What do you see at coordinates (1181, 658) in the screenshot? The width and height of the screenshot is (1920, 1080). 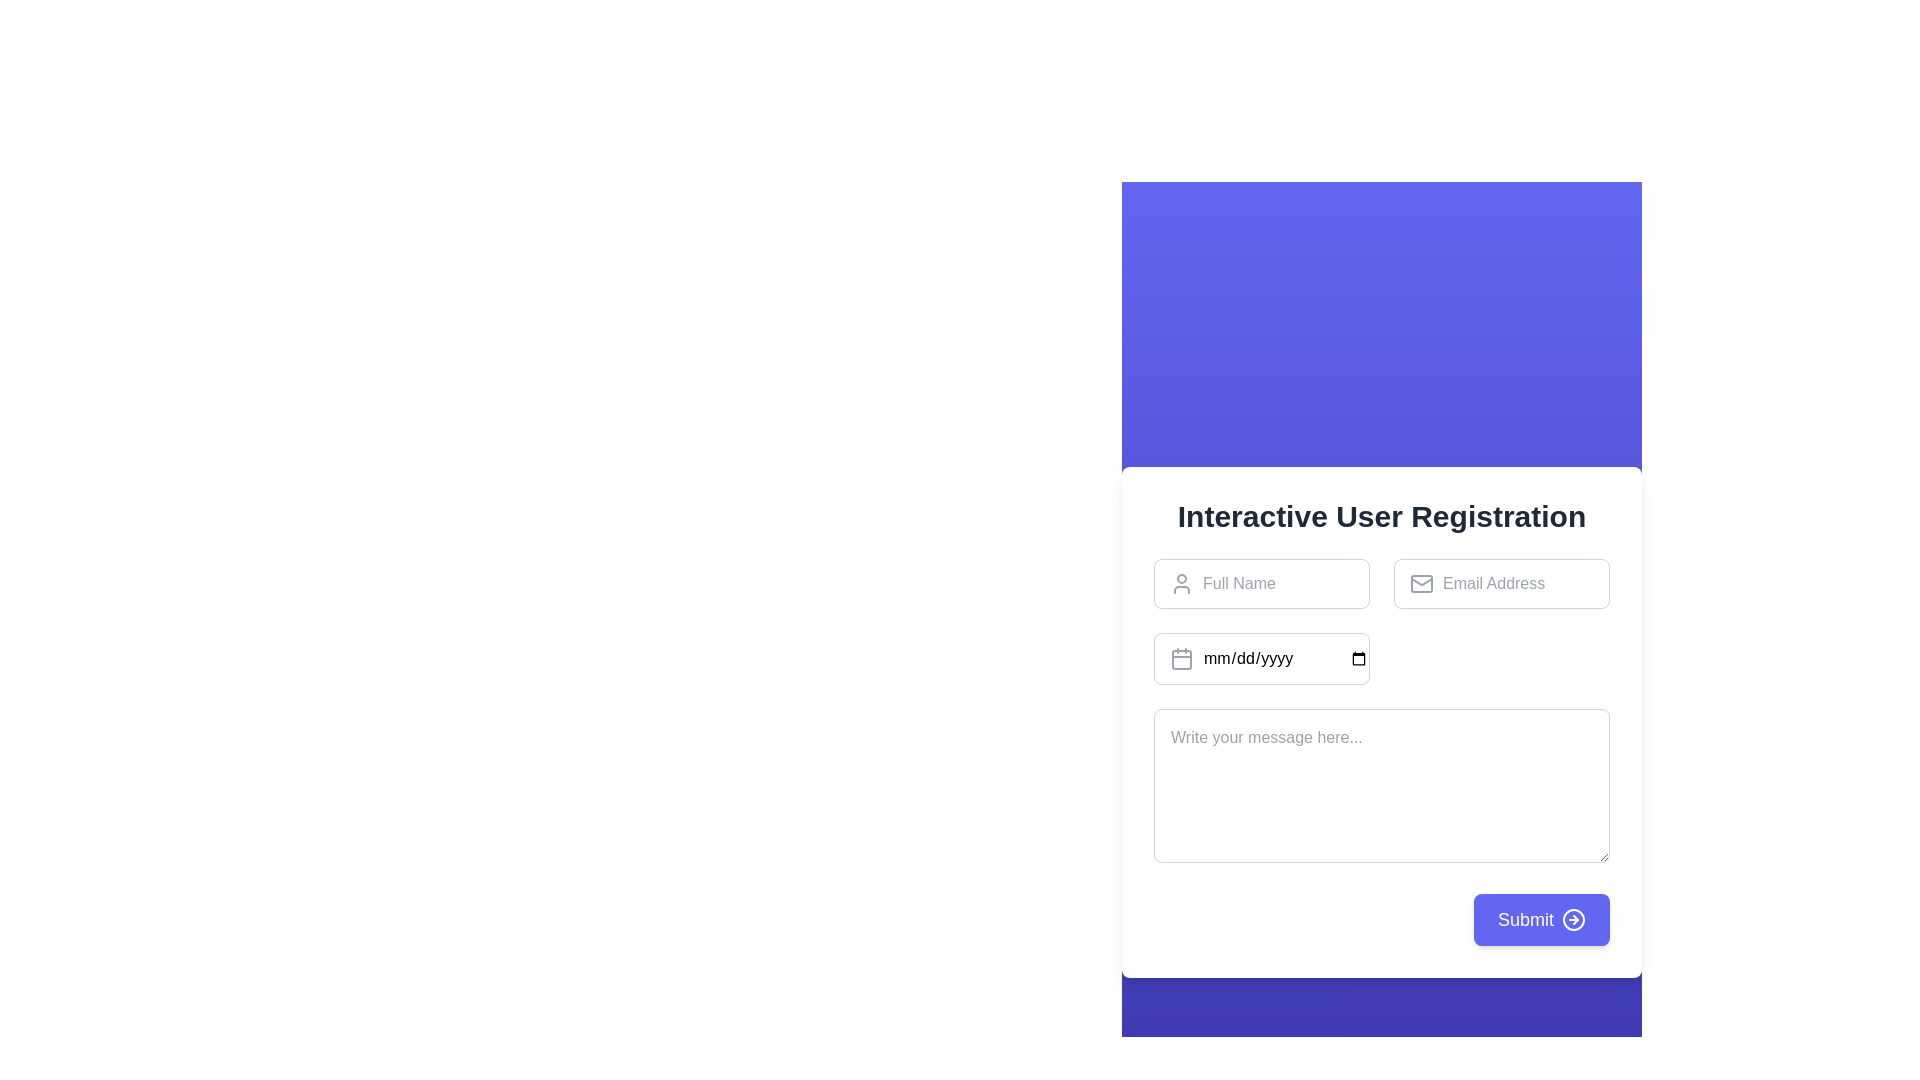 I see `the gray calendar icon located to the left of the date input field labeled 'mm/dd/yyyy'` at bounding box center [1181, 658].